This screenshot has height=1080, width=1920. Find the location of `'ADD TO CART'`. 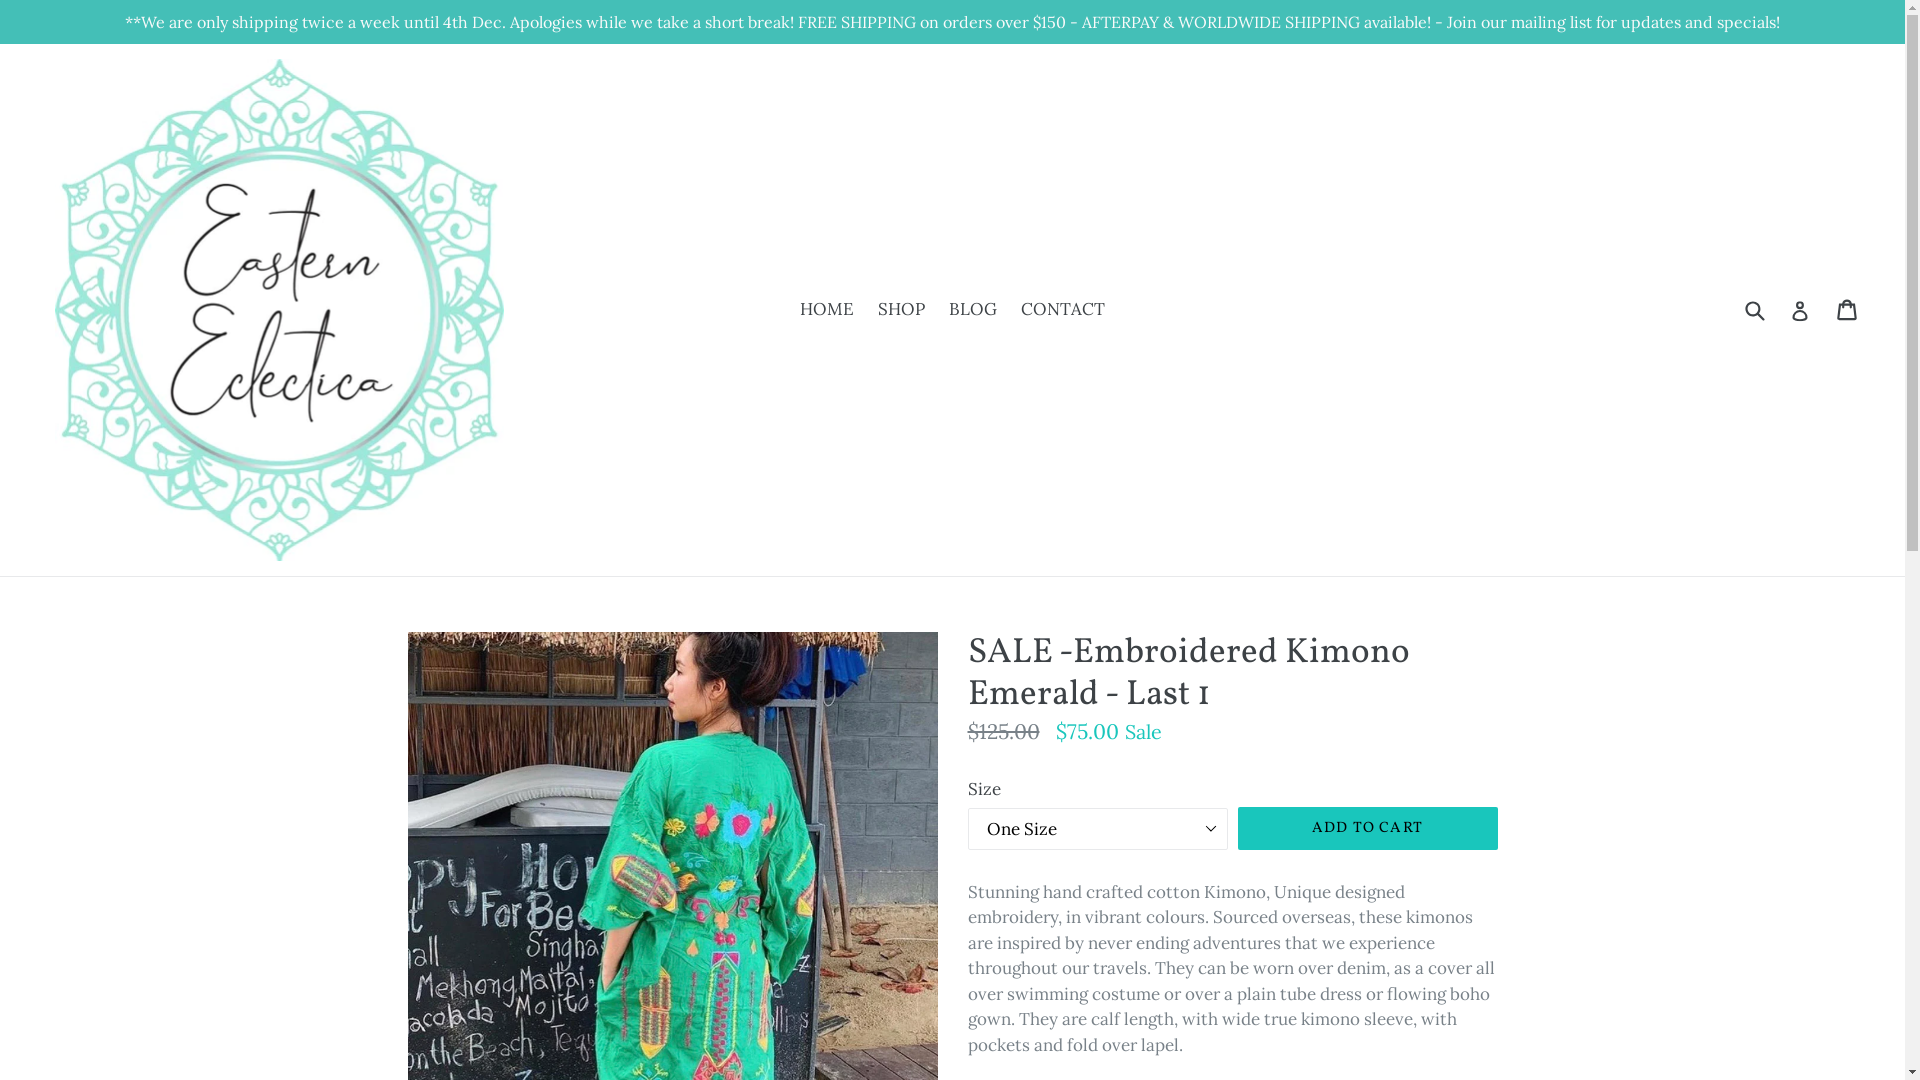

'ADD TO CART' is located at coordinates (1367, 828).